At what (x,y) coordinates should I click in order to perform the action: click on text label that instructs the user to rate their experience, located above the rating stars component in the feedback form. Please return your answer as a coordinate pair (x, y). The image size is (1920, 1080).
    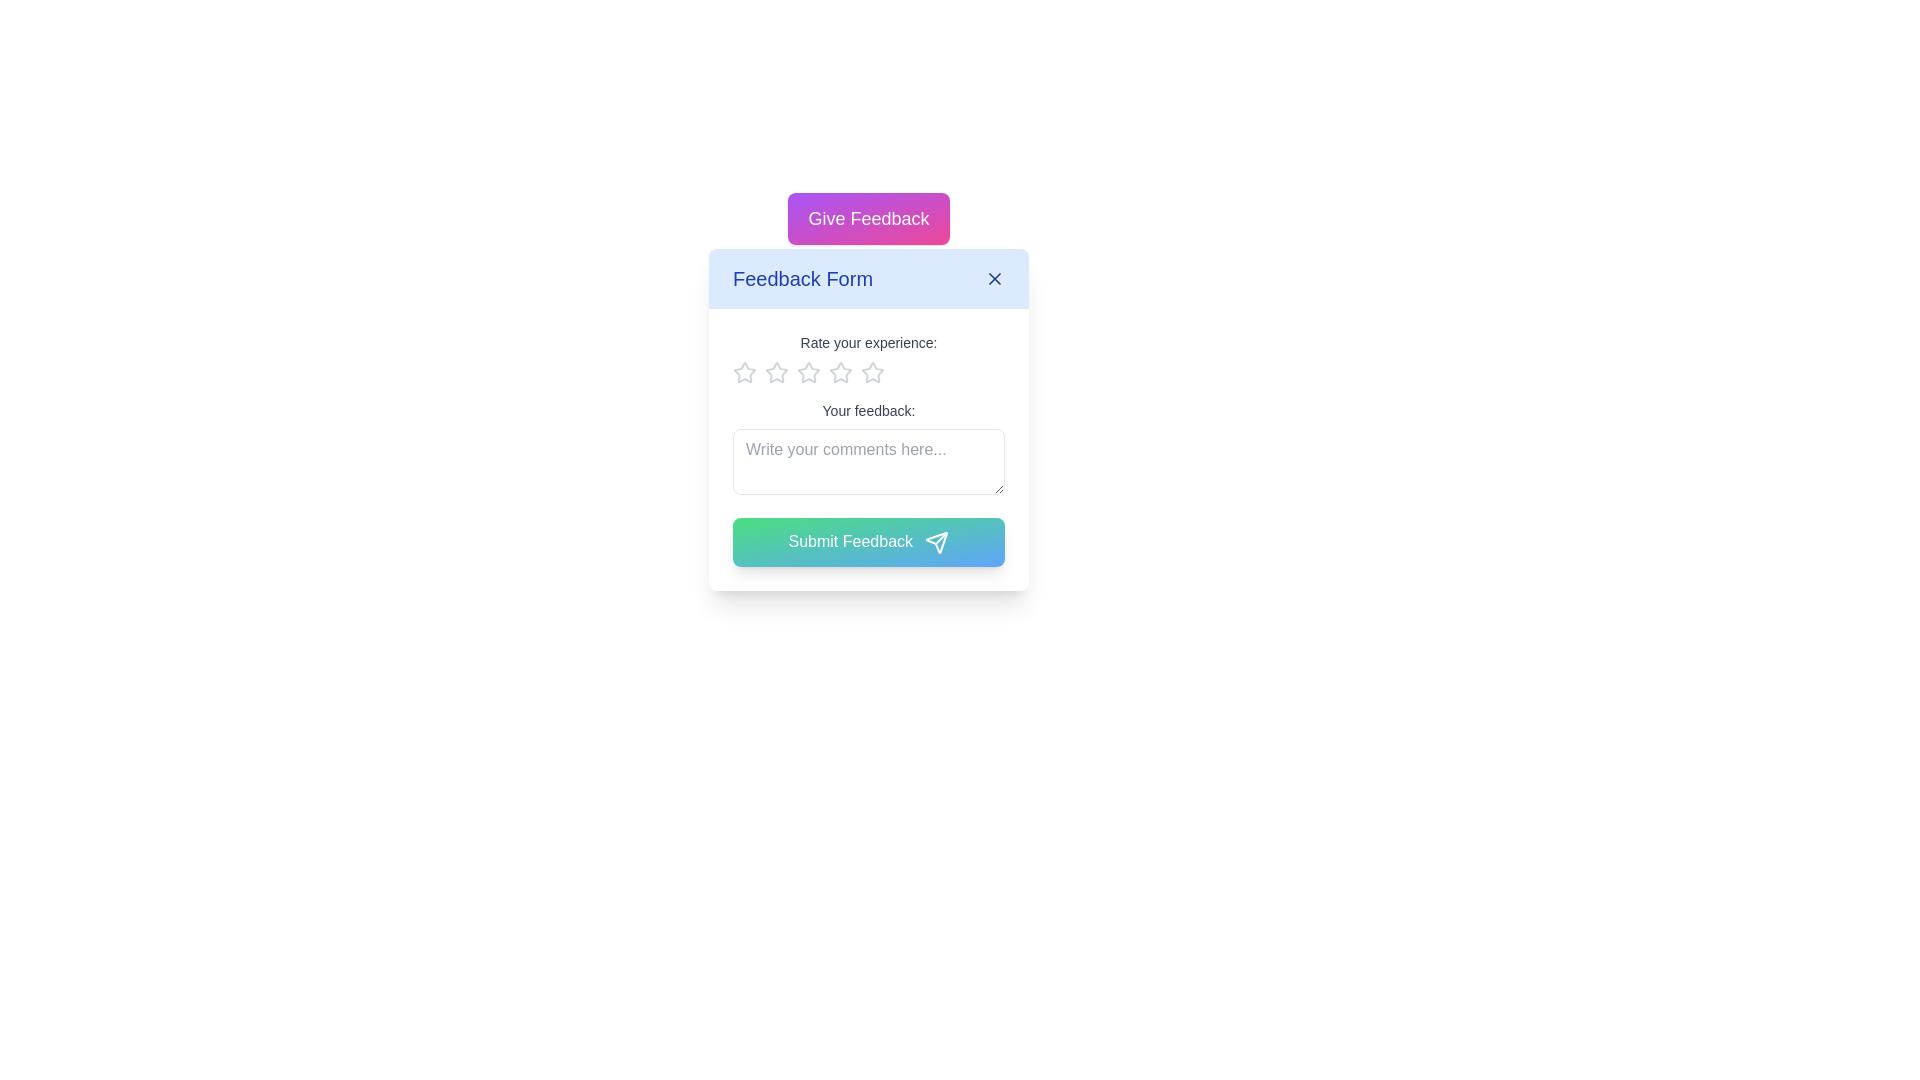
    Looking at the image, I should click on (868, 342).